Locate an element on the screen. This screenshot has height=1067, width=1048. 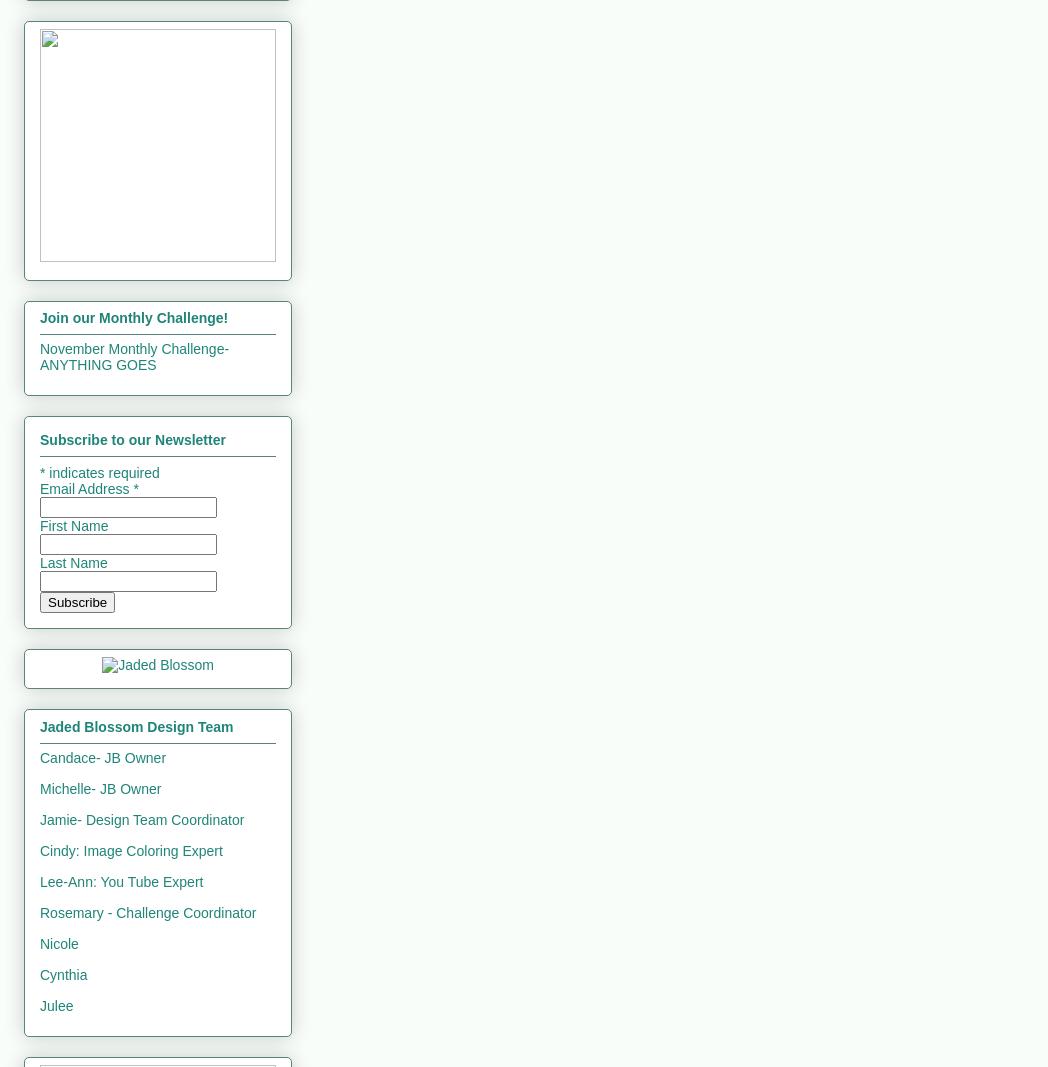
'Nicole' is located at coordinates (59, 943).